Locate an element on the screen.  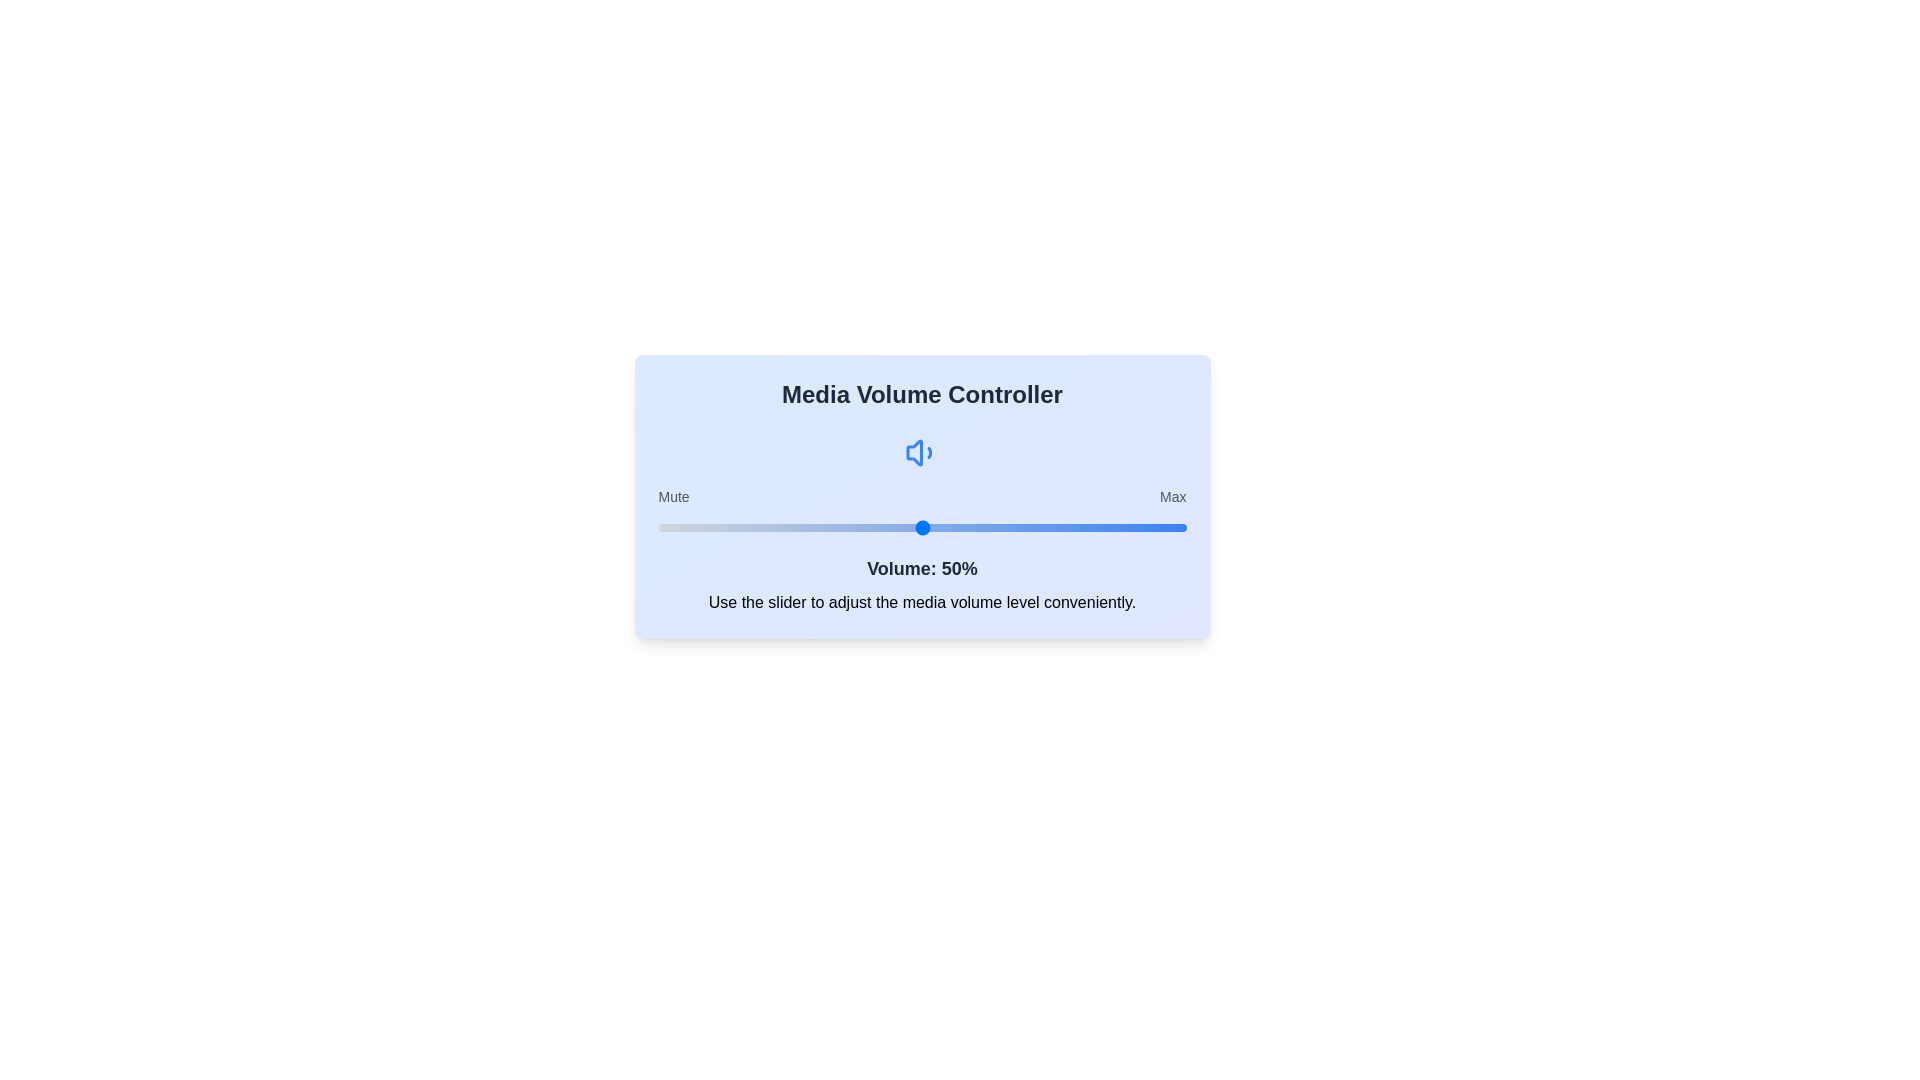
the volume to 88% by adjusting the slider is located at coordinates (1123, 527).